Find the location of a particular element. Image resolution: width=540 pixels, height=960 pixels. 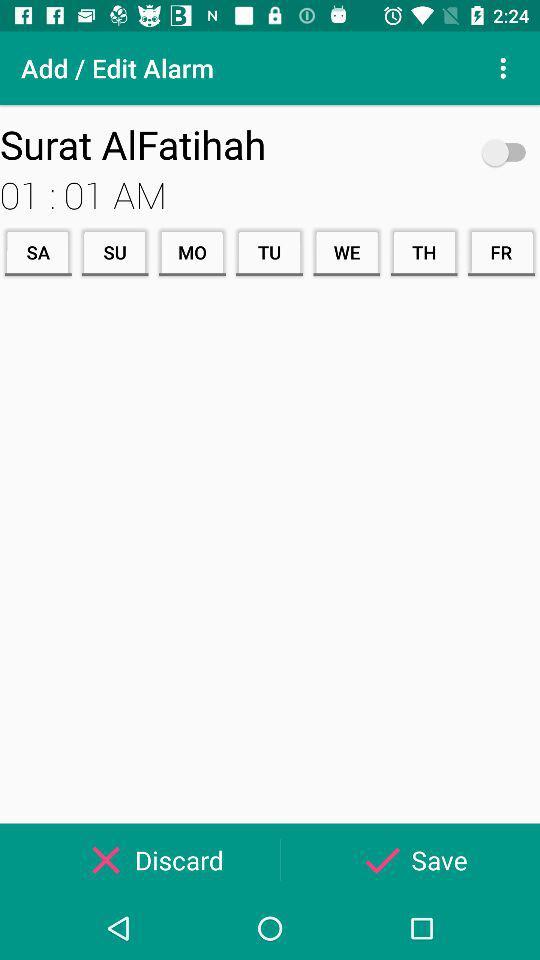

item next to the we icon is located at coordinates (423, 251).